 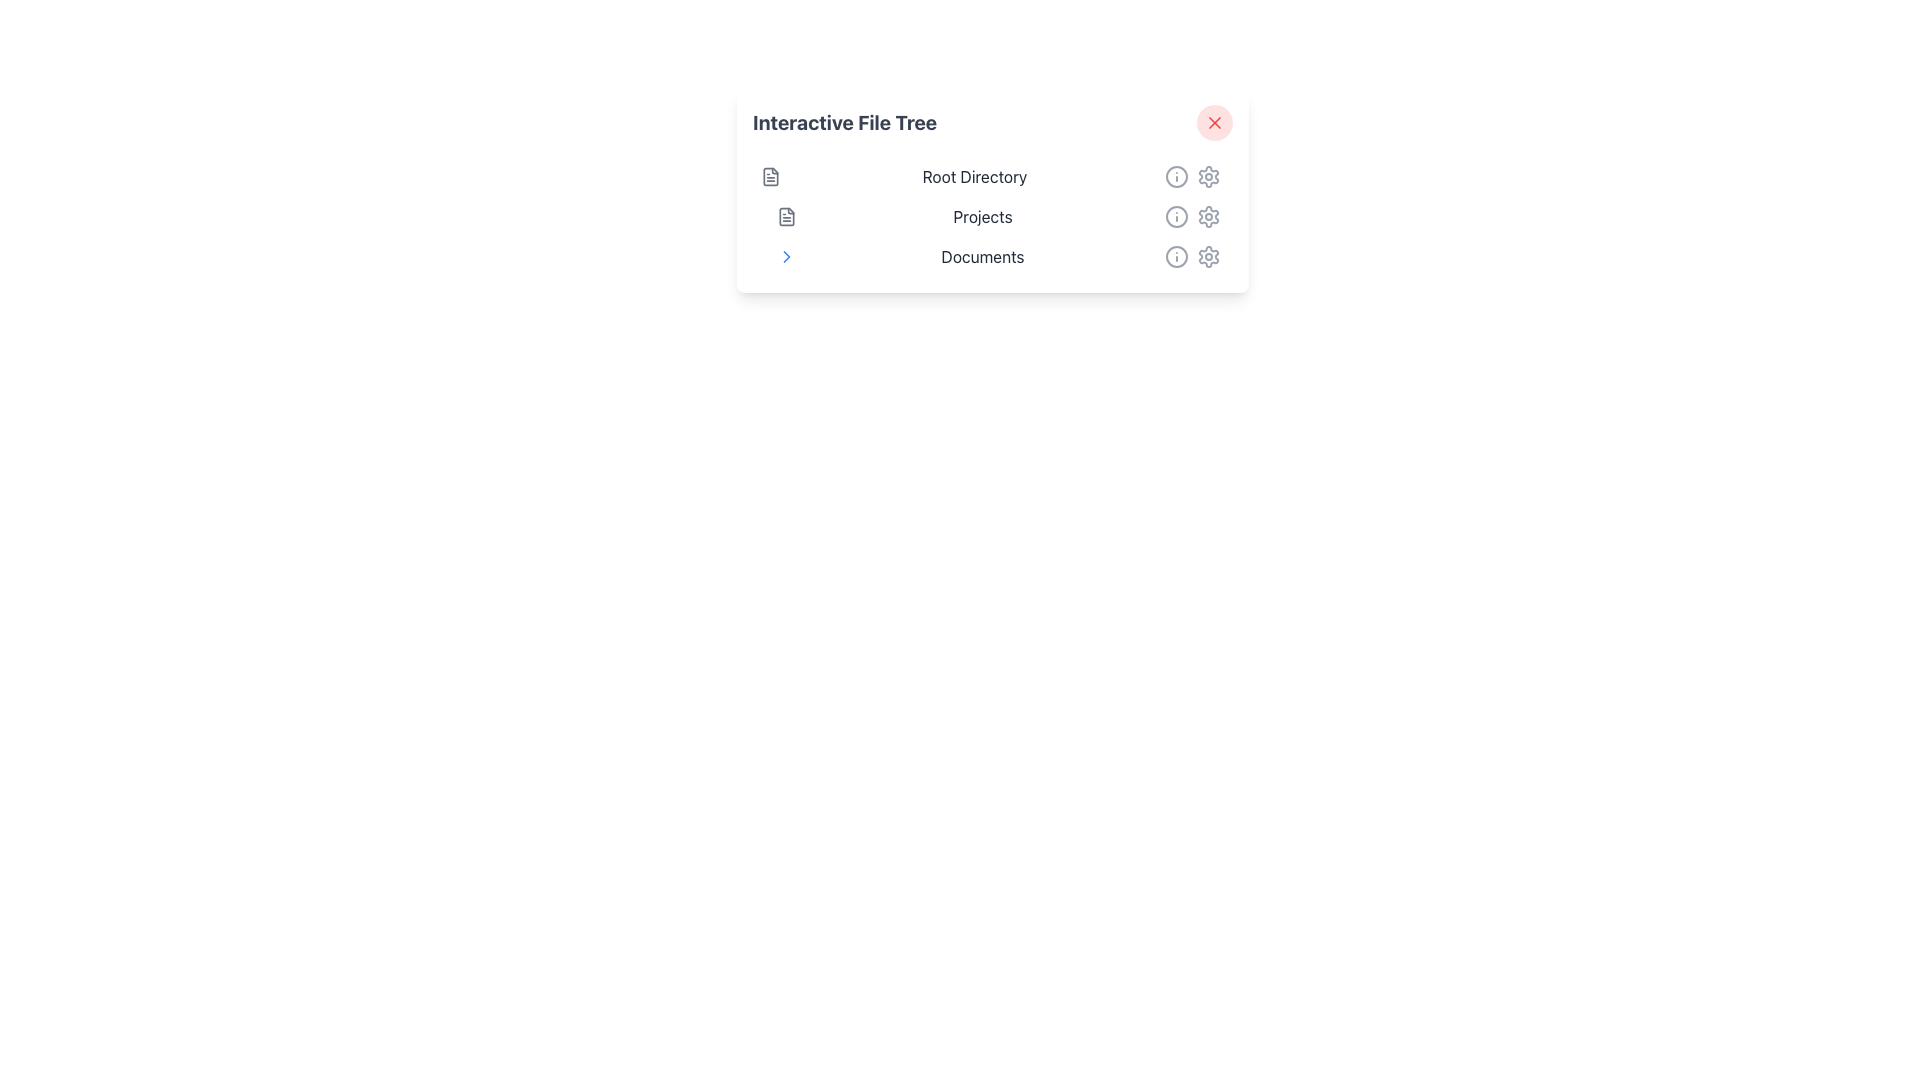 What do you see at coordinates (1208, 216) in the screenshot?
I see `the small gray gear icon button located to the right of the text 'Projects'` at bounding box center [1208, 216].